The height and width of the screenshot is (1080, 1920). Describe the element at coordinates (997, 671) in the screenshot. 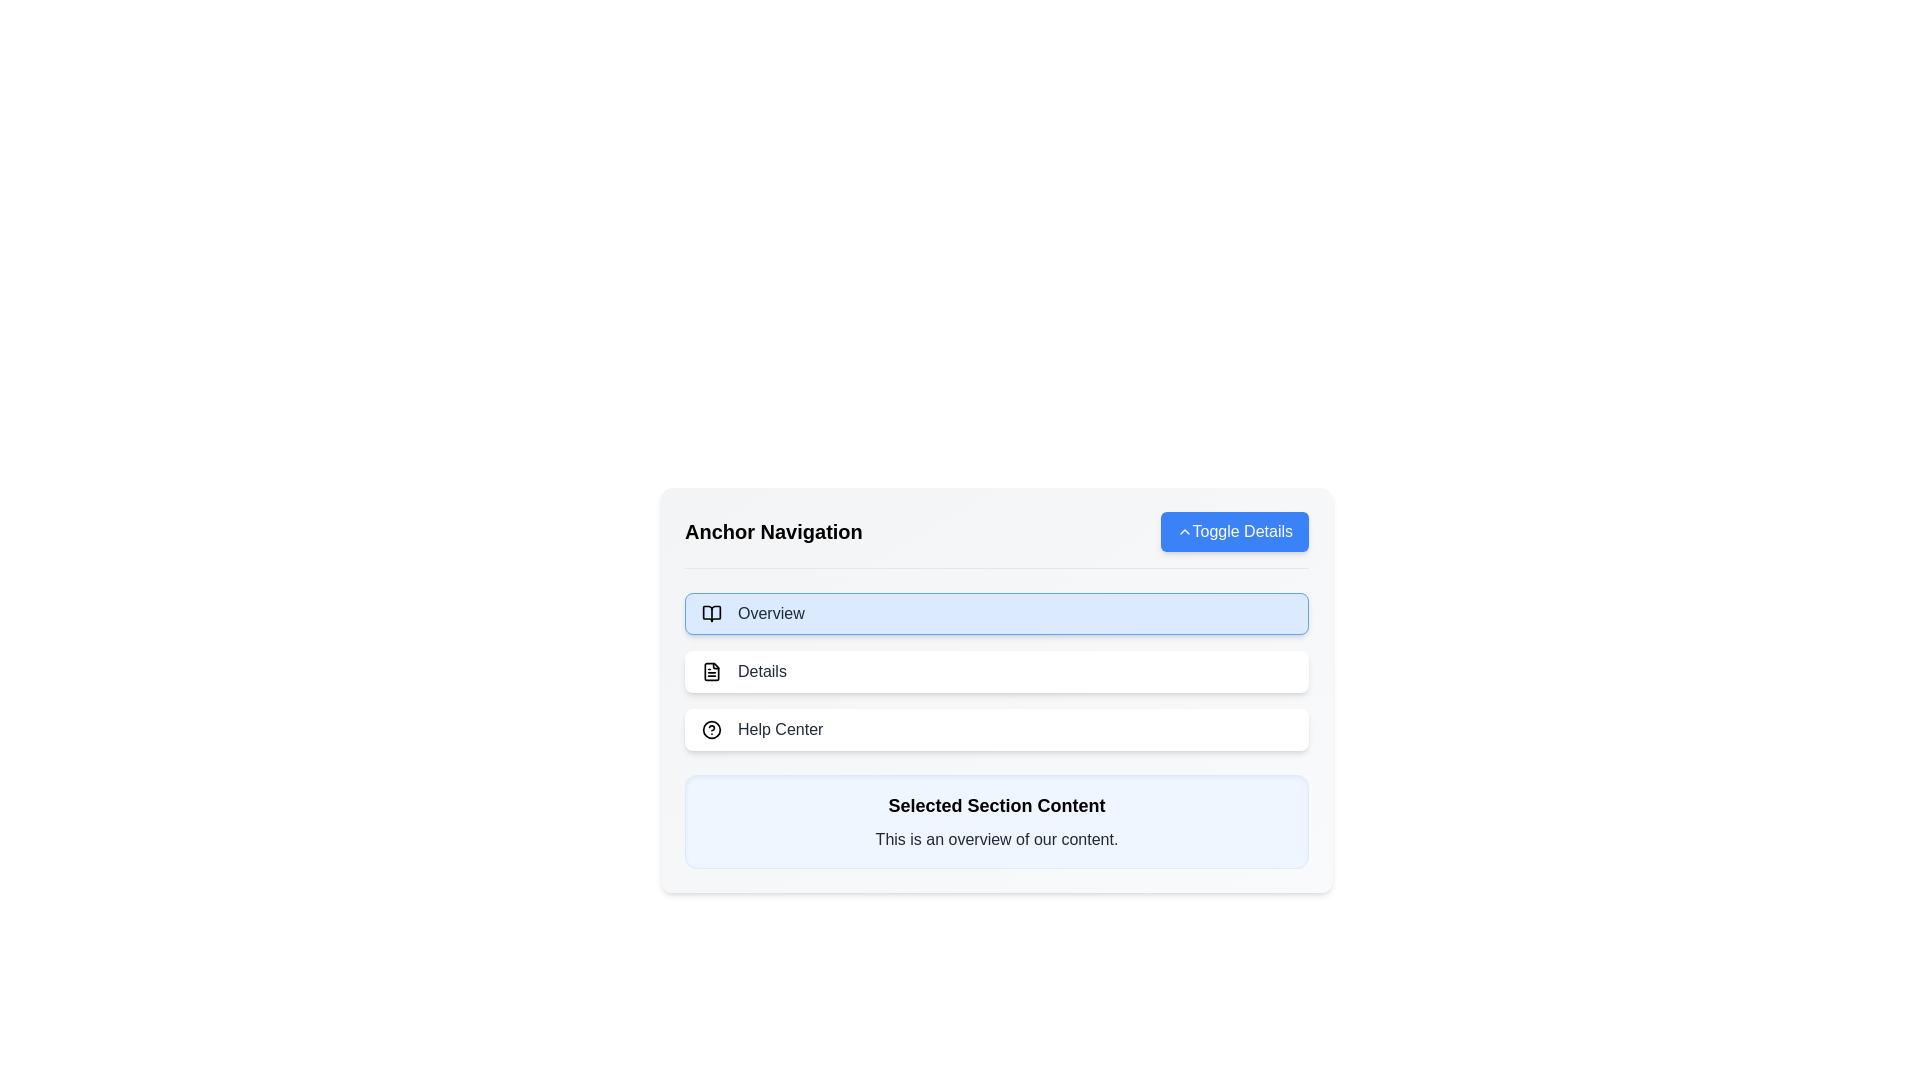

I see `the navigation button for accessing the 'Details' section, which is located below the 'Overview' button and above the 'Help Center' button` at that location.